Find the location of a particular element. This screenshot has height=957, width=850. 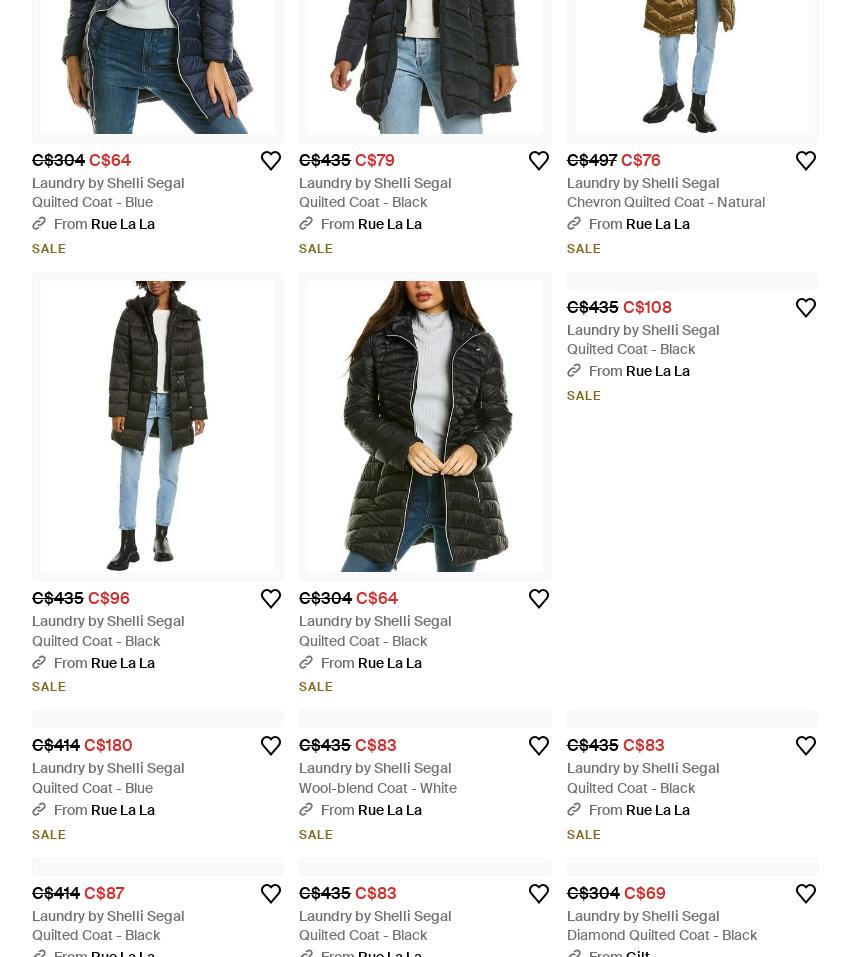

'C$76' is located at coordinates (639, 159).